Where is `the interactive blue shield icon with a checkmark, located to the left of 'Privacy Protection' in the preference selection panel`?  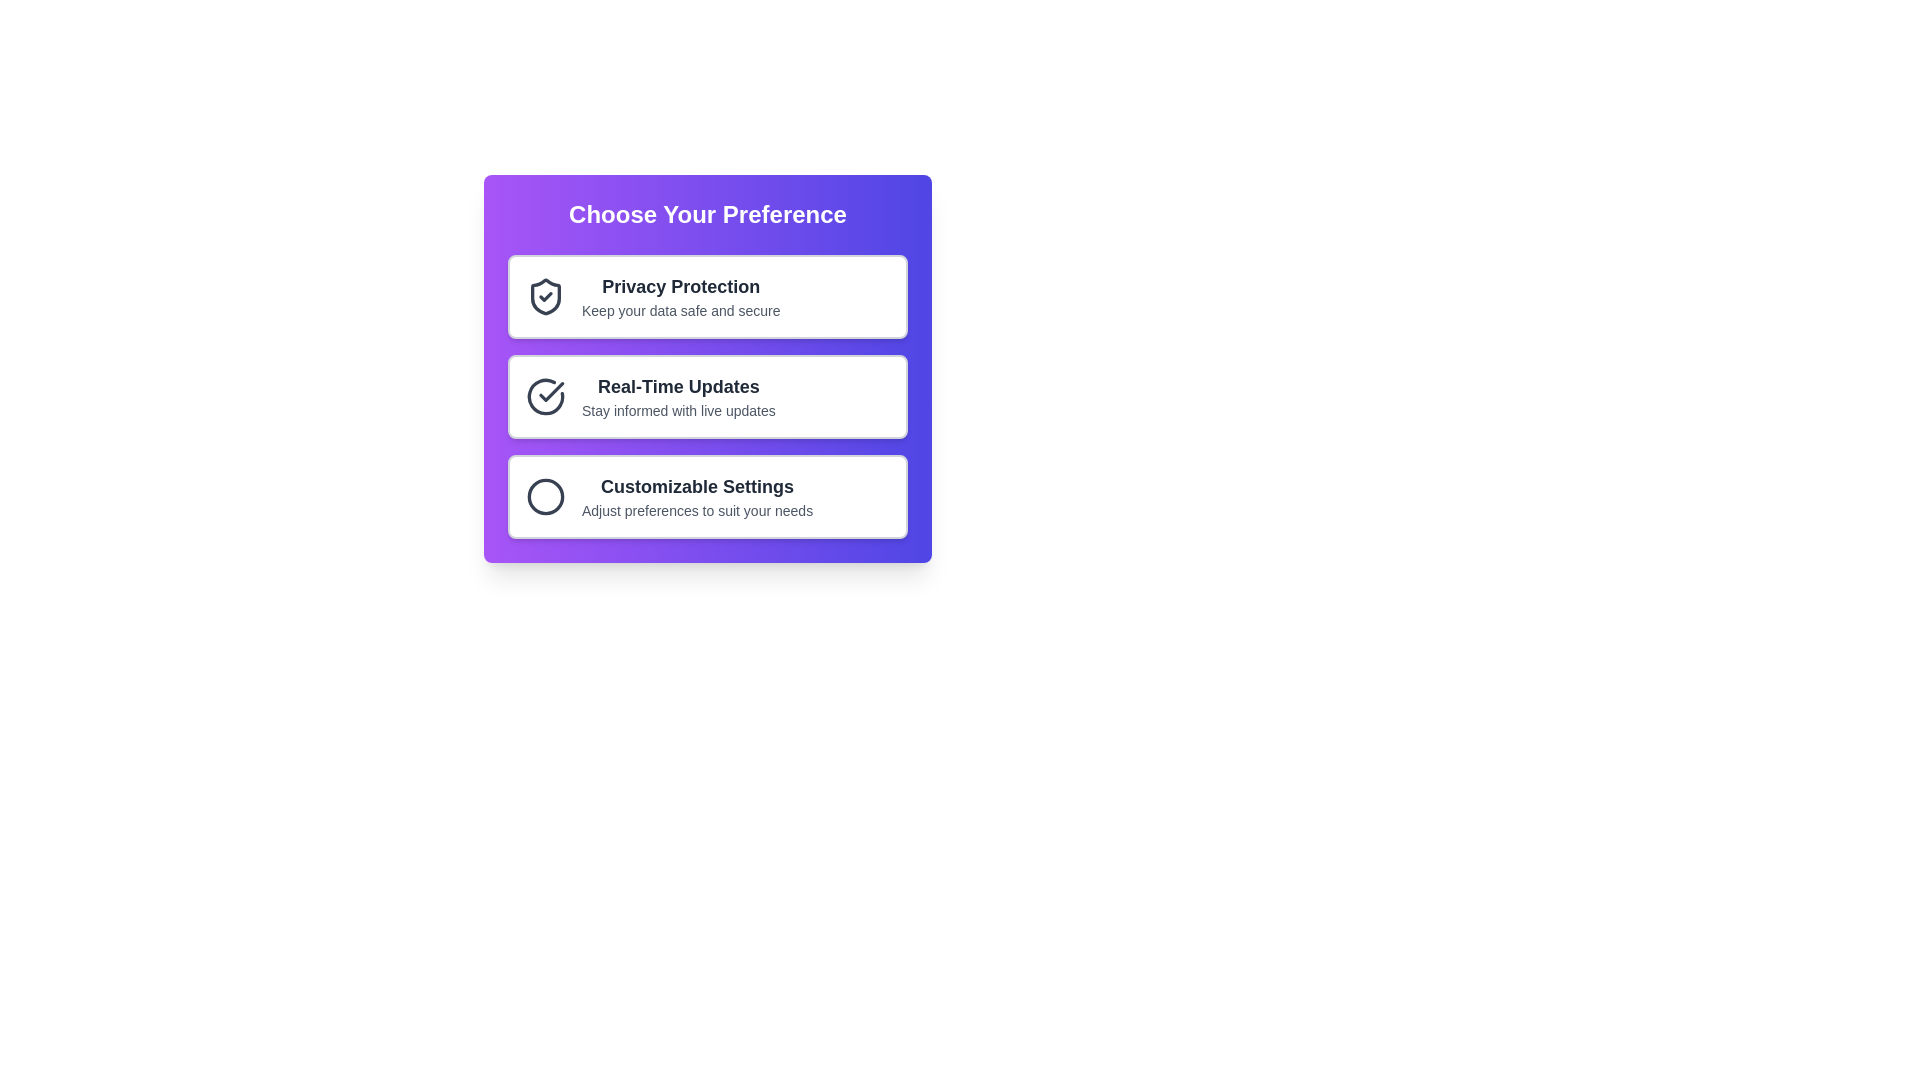 the interactive blue shield icon with a checkmark, located to the left of 'Privacy Protection' in the preference selection panel is located at coordinates (546, 297).